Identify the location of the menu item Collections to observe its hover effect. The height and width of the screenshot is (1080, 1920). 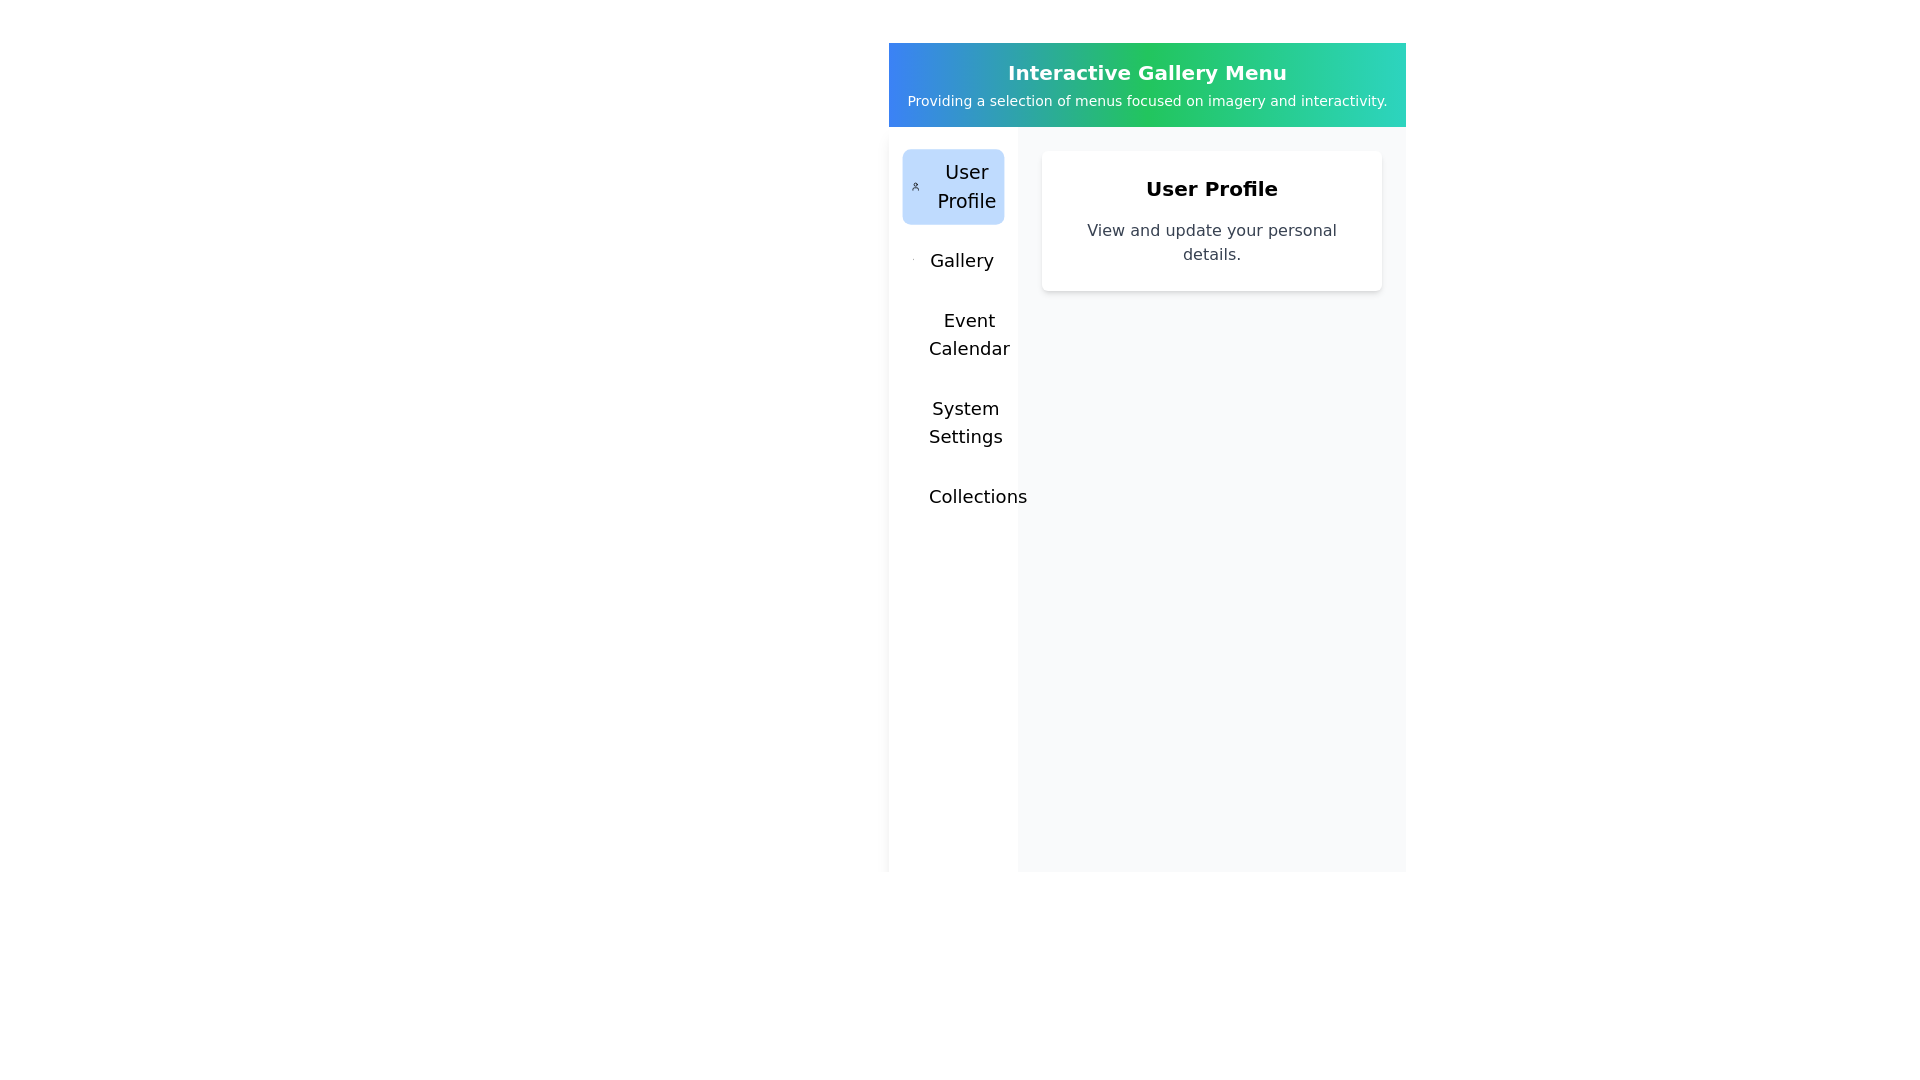
(952, 496).